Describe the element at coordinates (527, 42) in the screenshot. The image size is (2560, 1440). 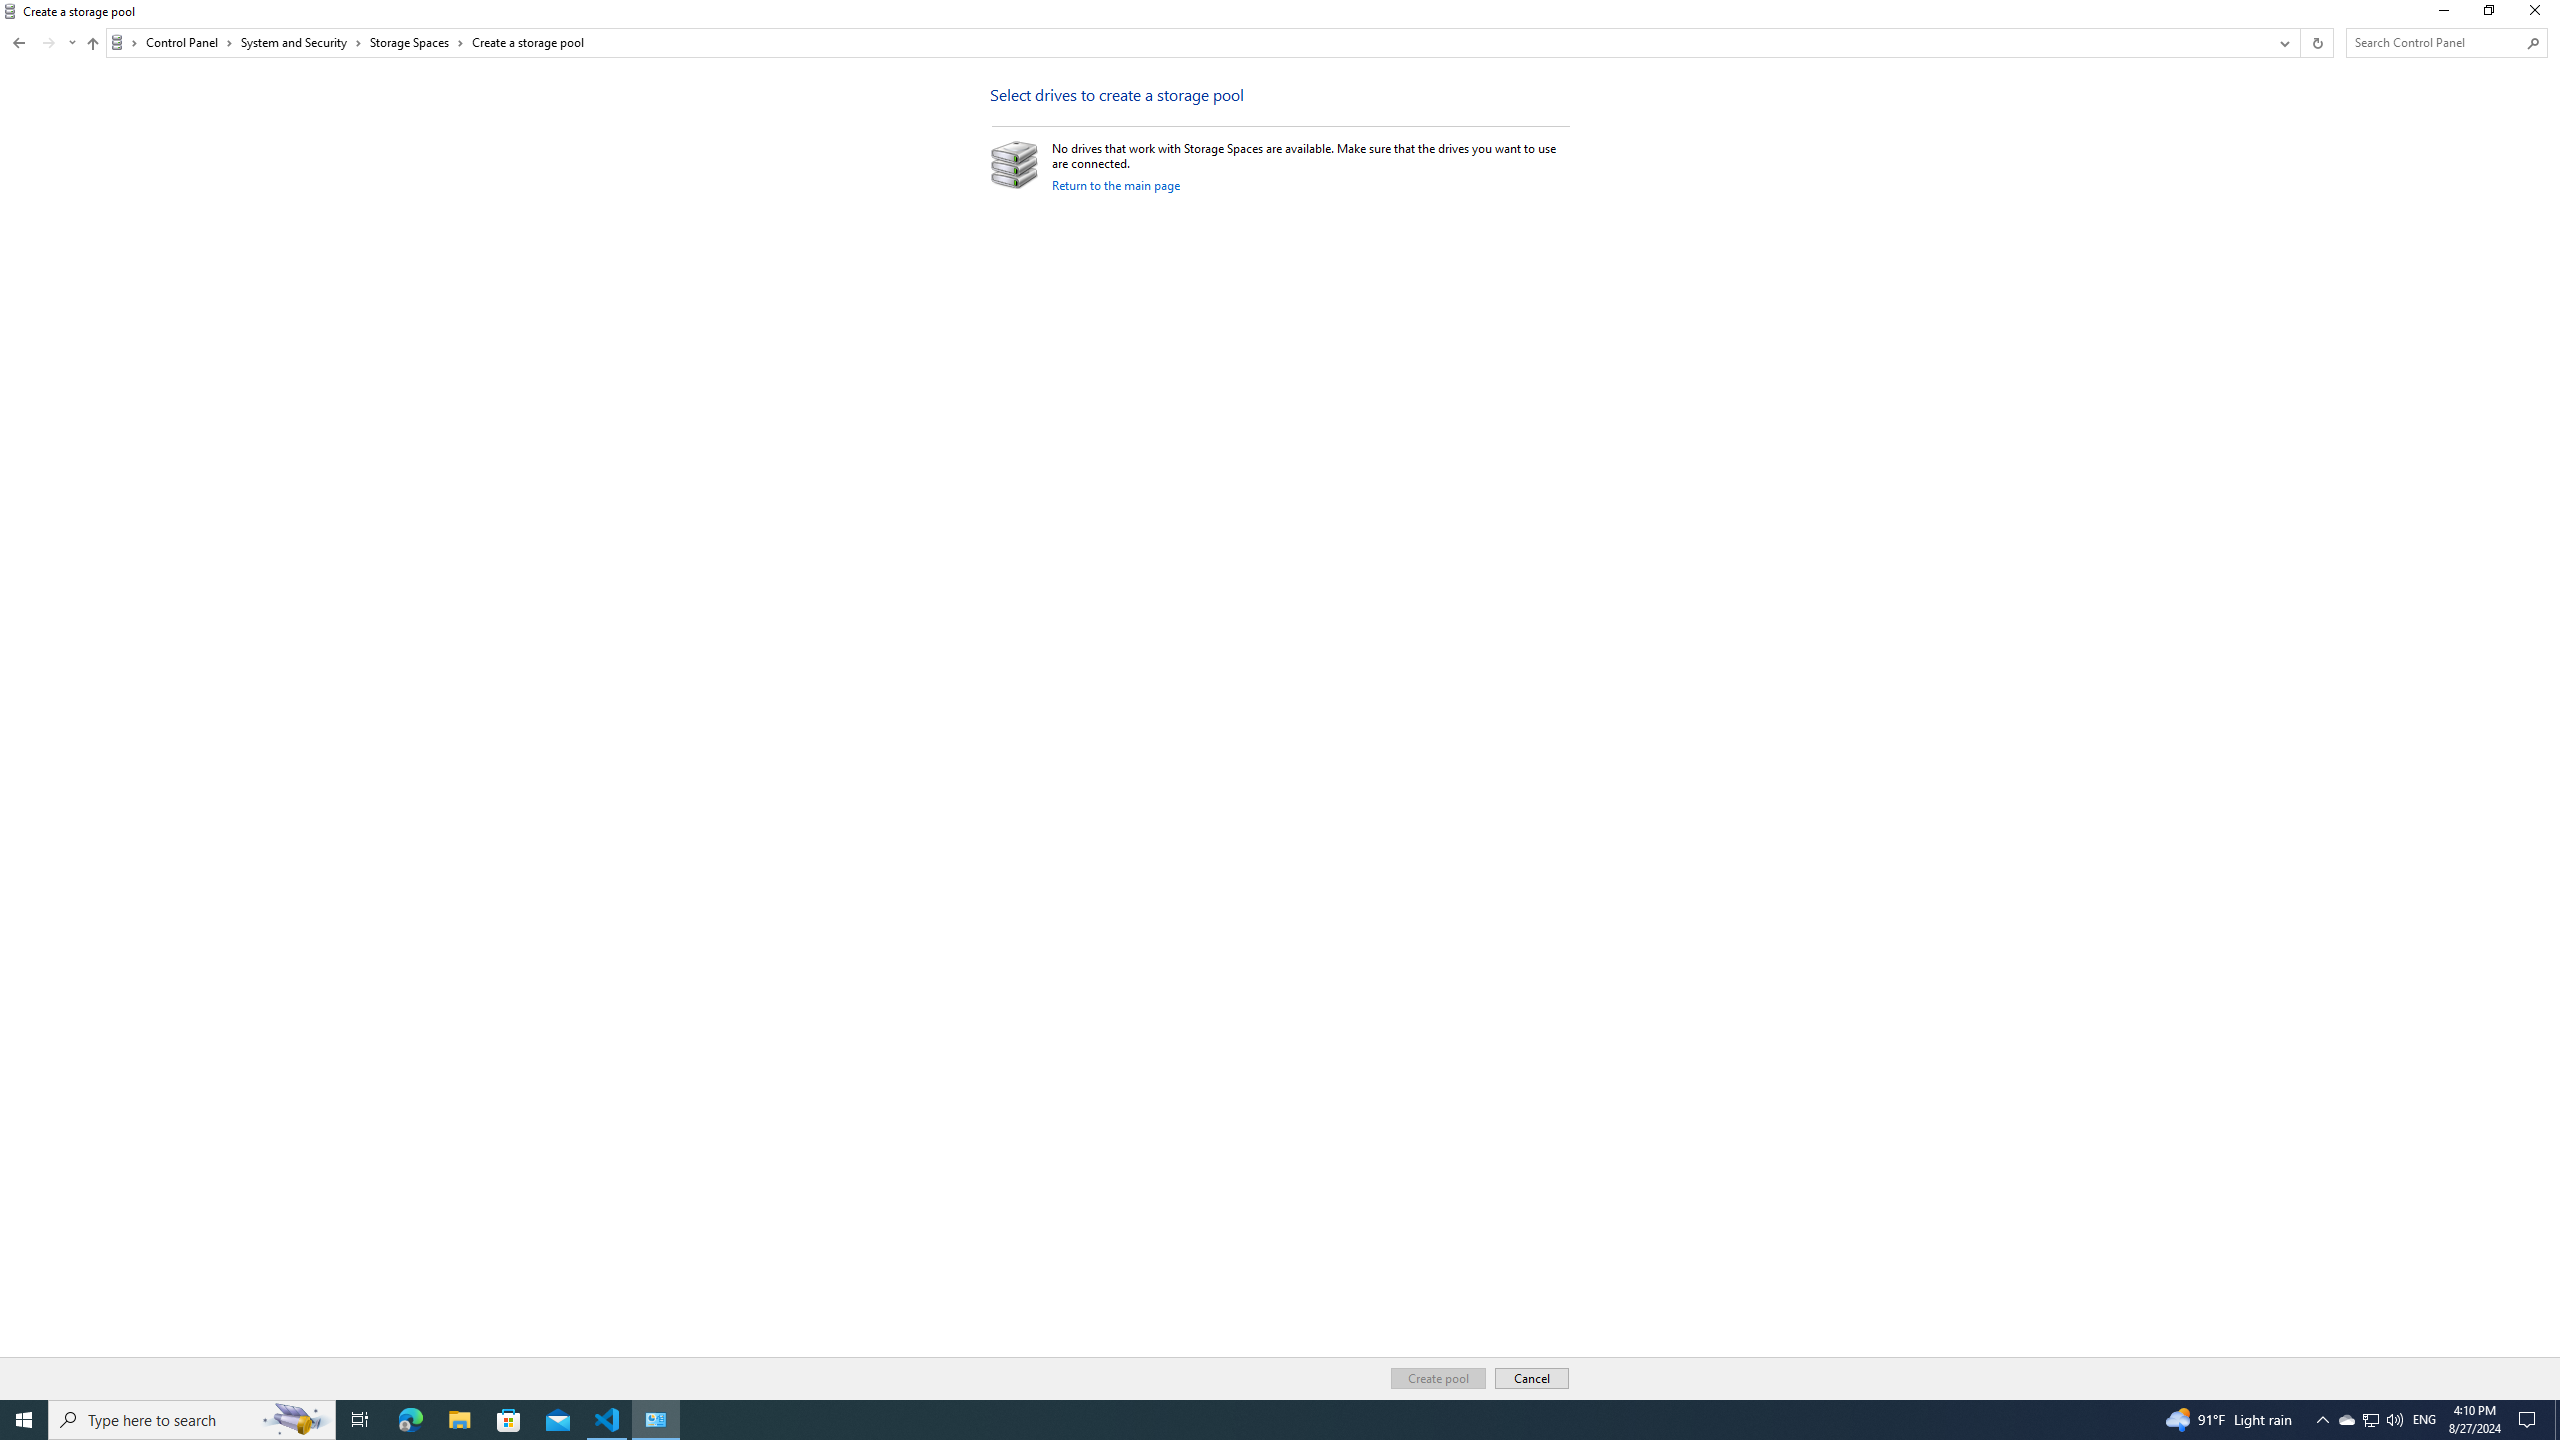
I see `'Create a storage pool'` at that location.